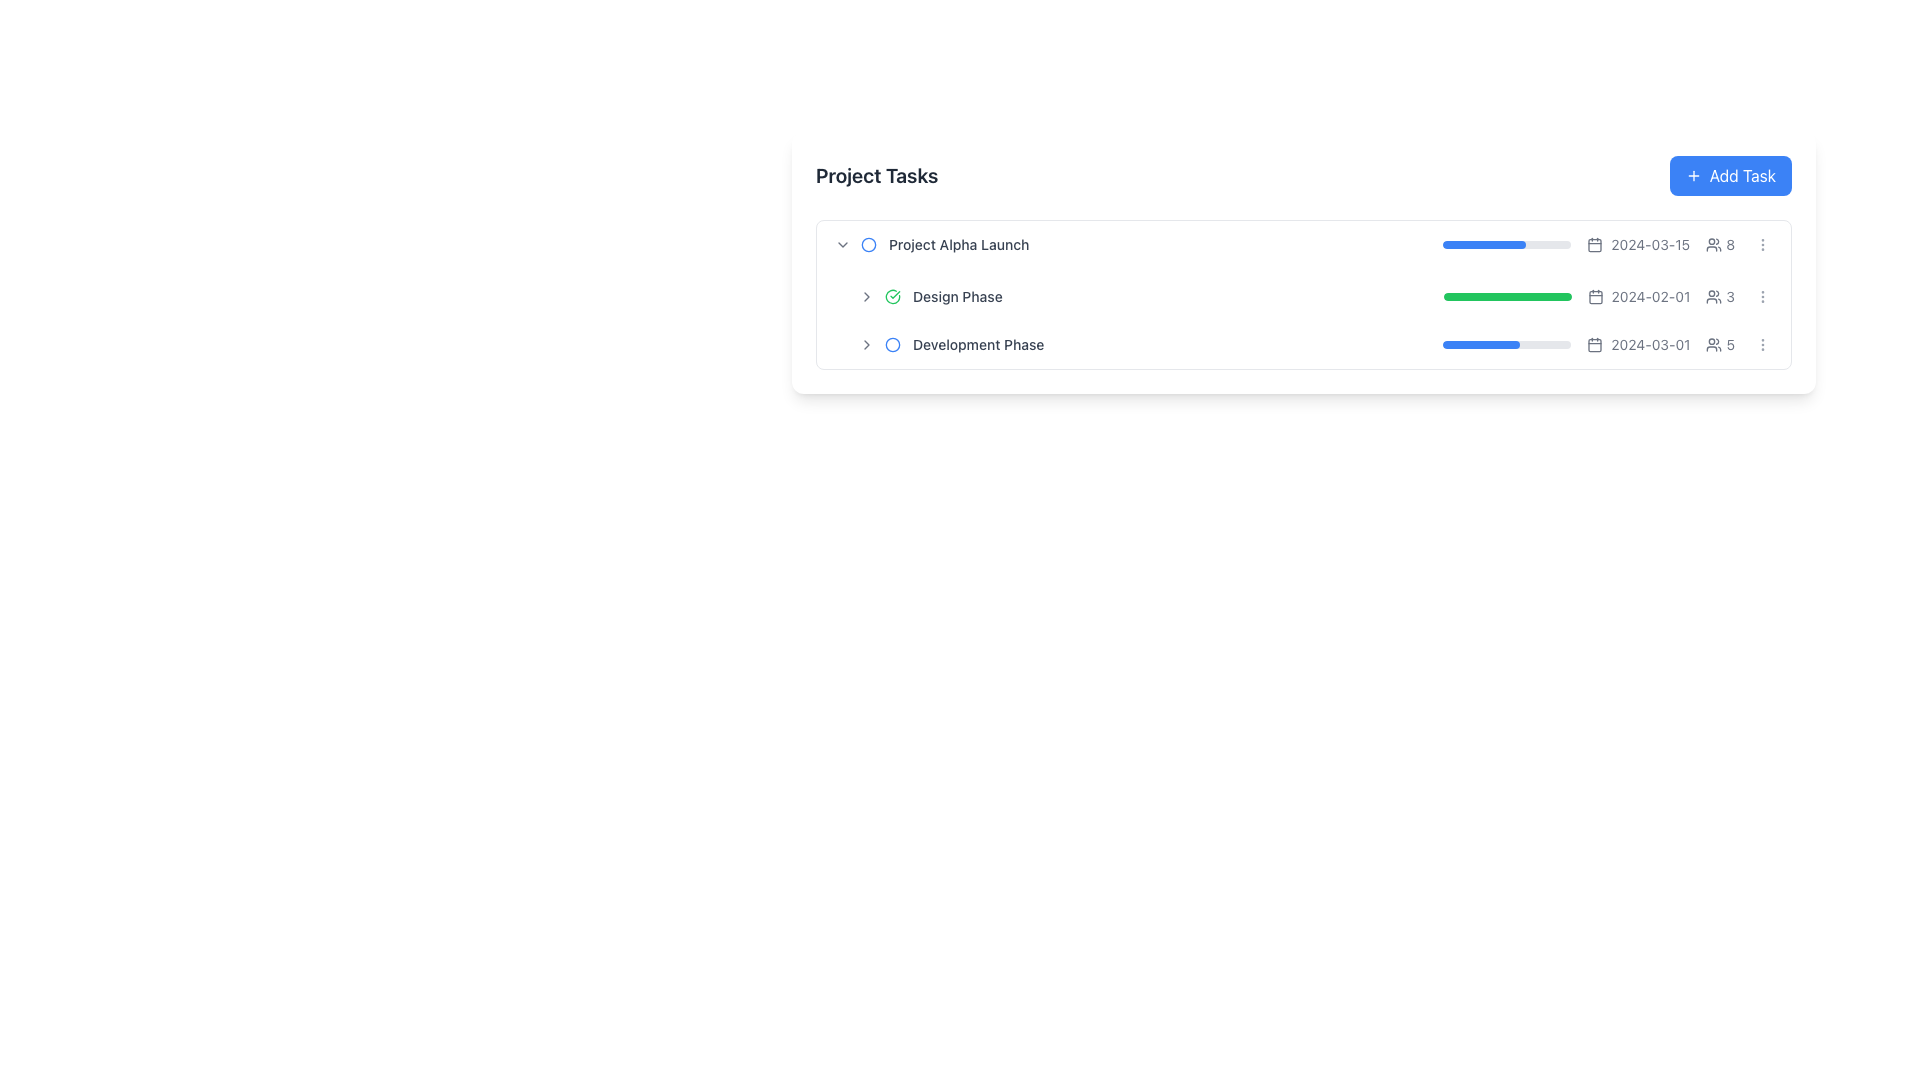  Describe the element at coordinates (1594, 244) in the screenshot. I see `the Decorative element within the calendar icon, which is located to the right of the 'Design Phase' task` at that location.